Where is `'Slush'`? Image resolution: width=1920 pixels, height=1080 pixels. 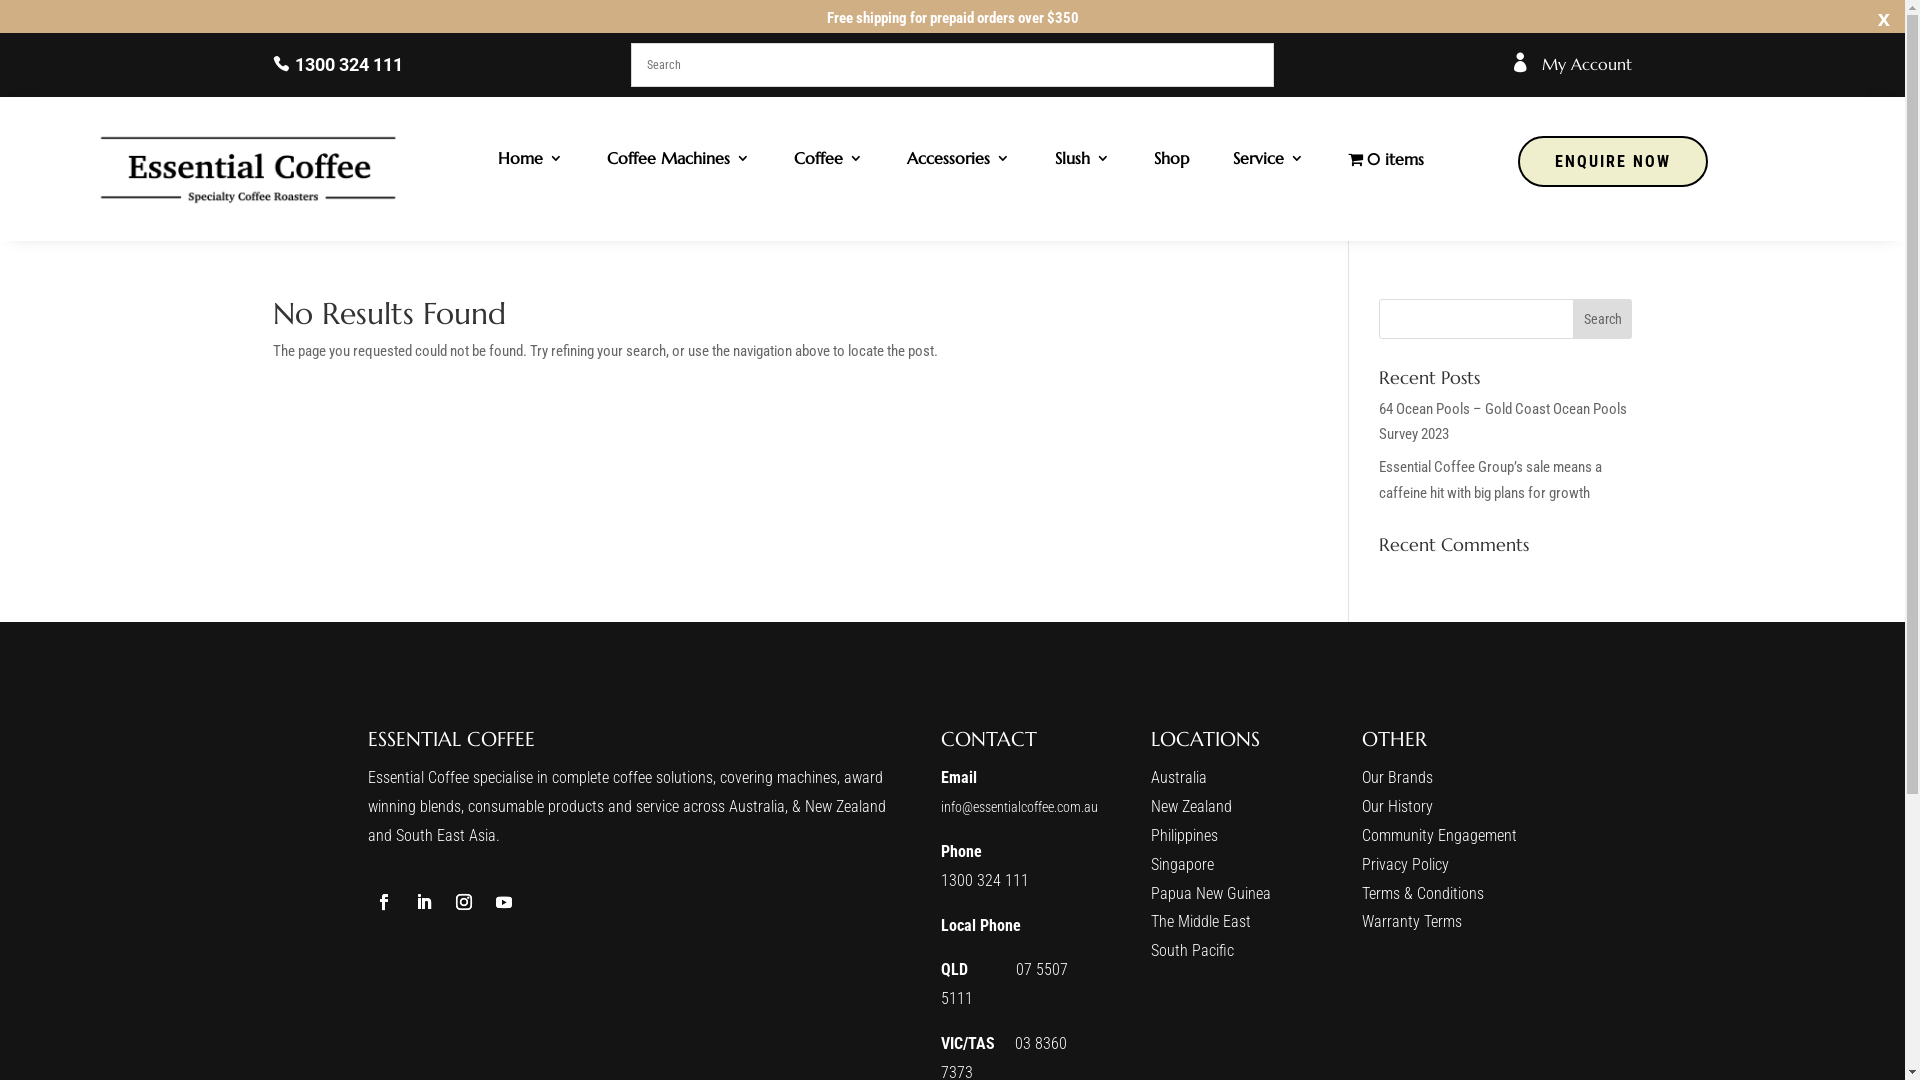 'Slush' is located at coordinates (1081, 161).